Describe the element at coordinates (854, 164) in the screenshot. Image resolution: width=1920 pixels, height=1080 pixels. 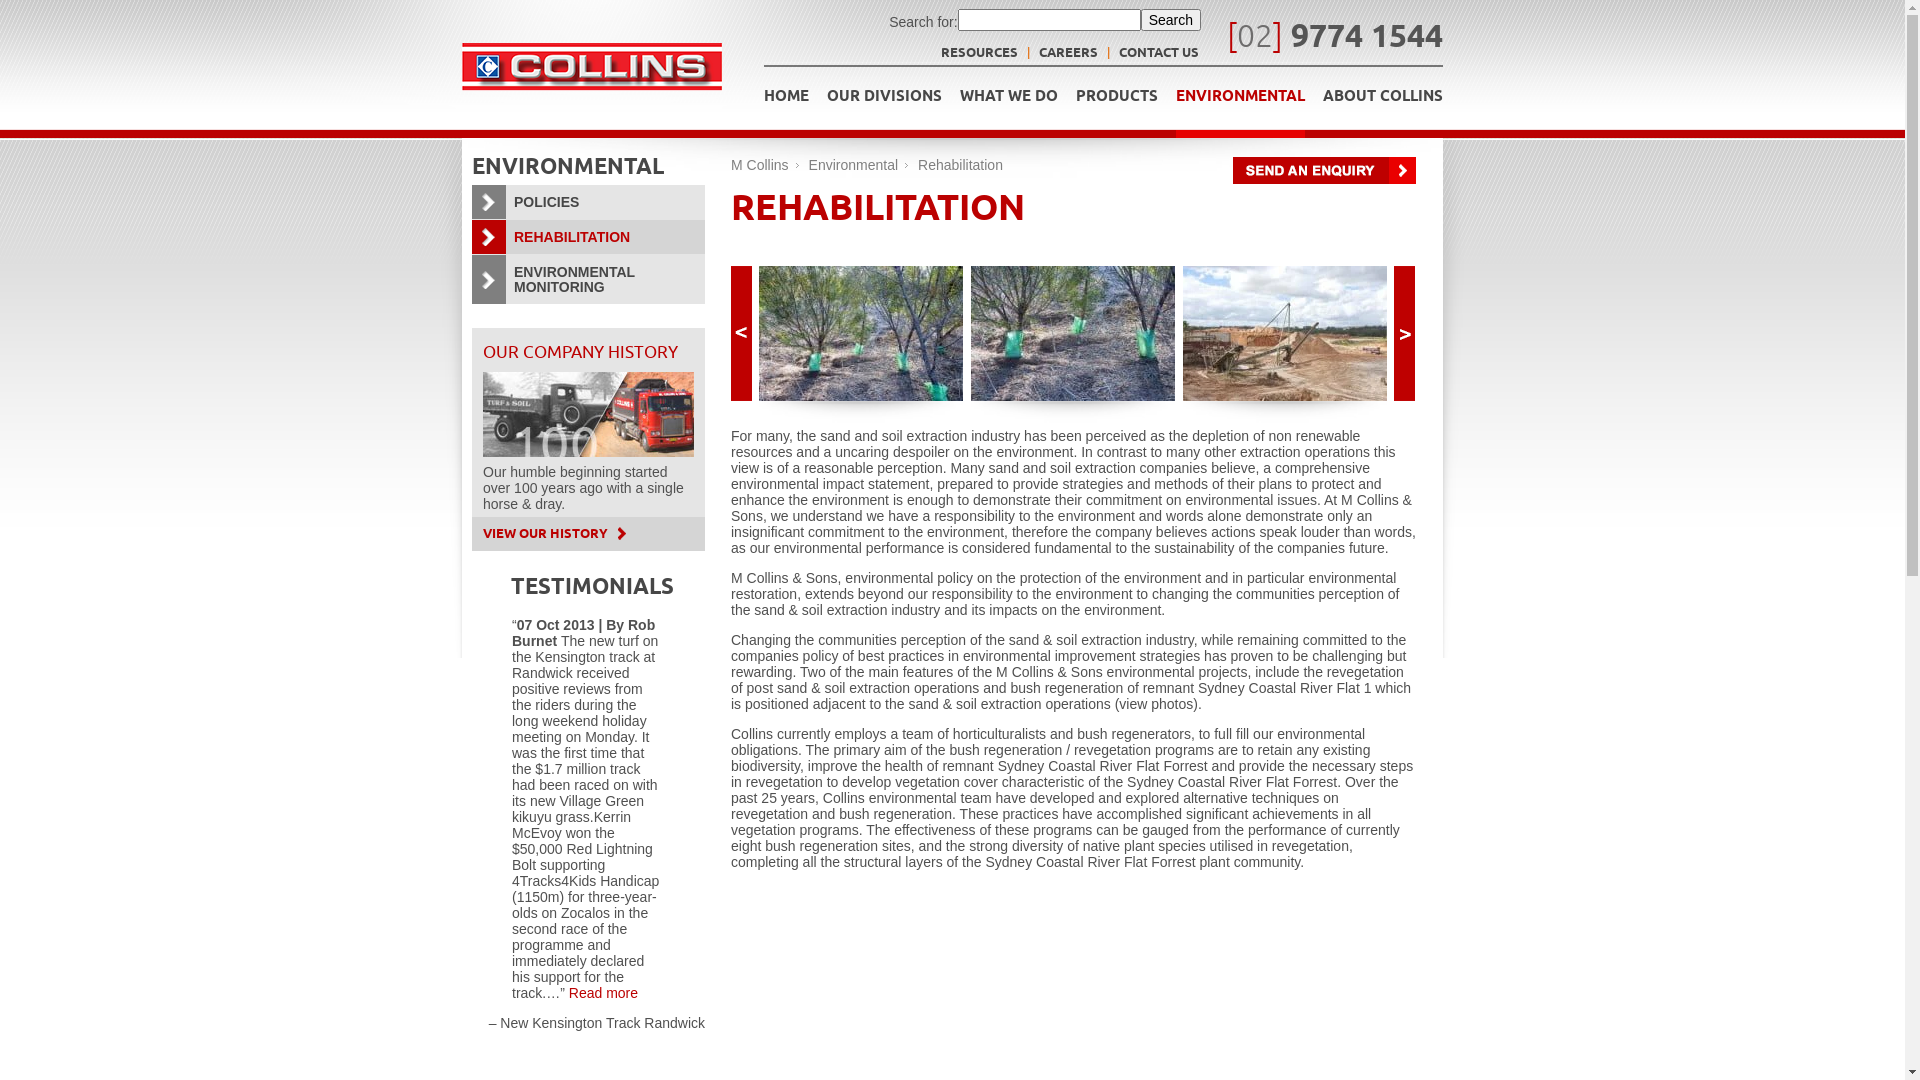
I see `'Environmental'` at that location.